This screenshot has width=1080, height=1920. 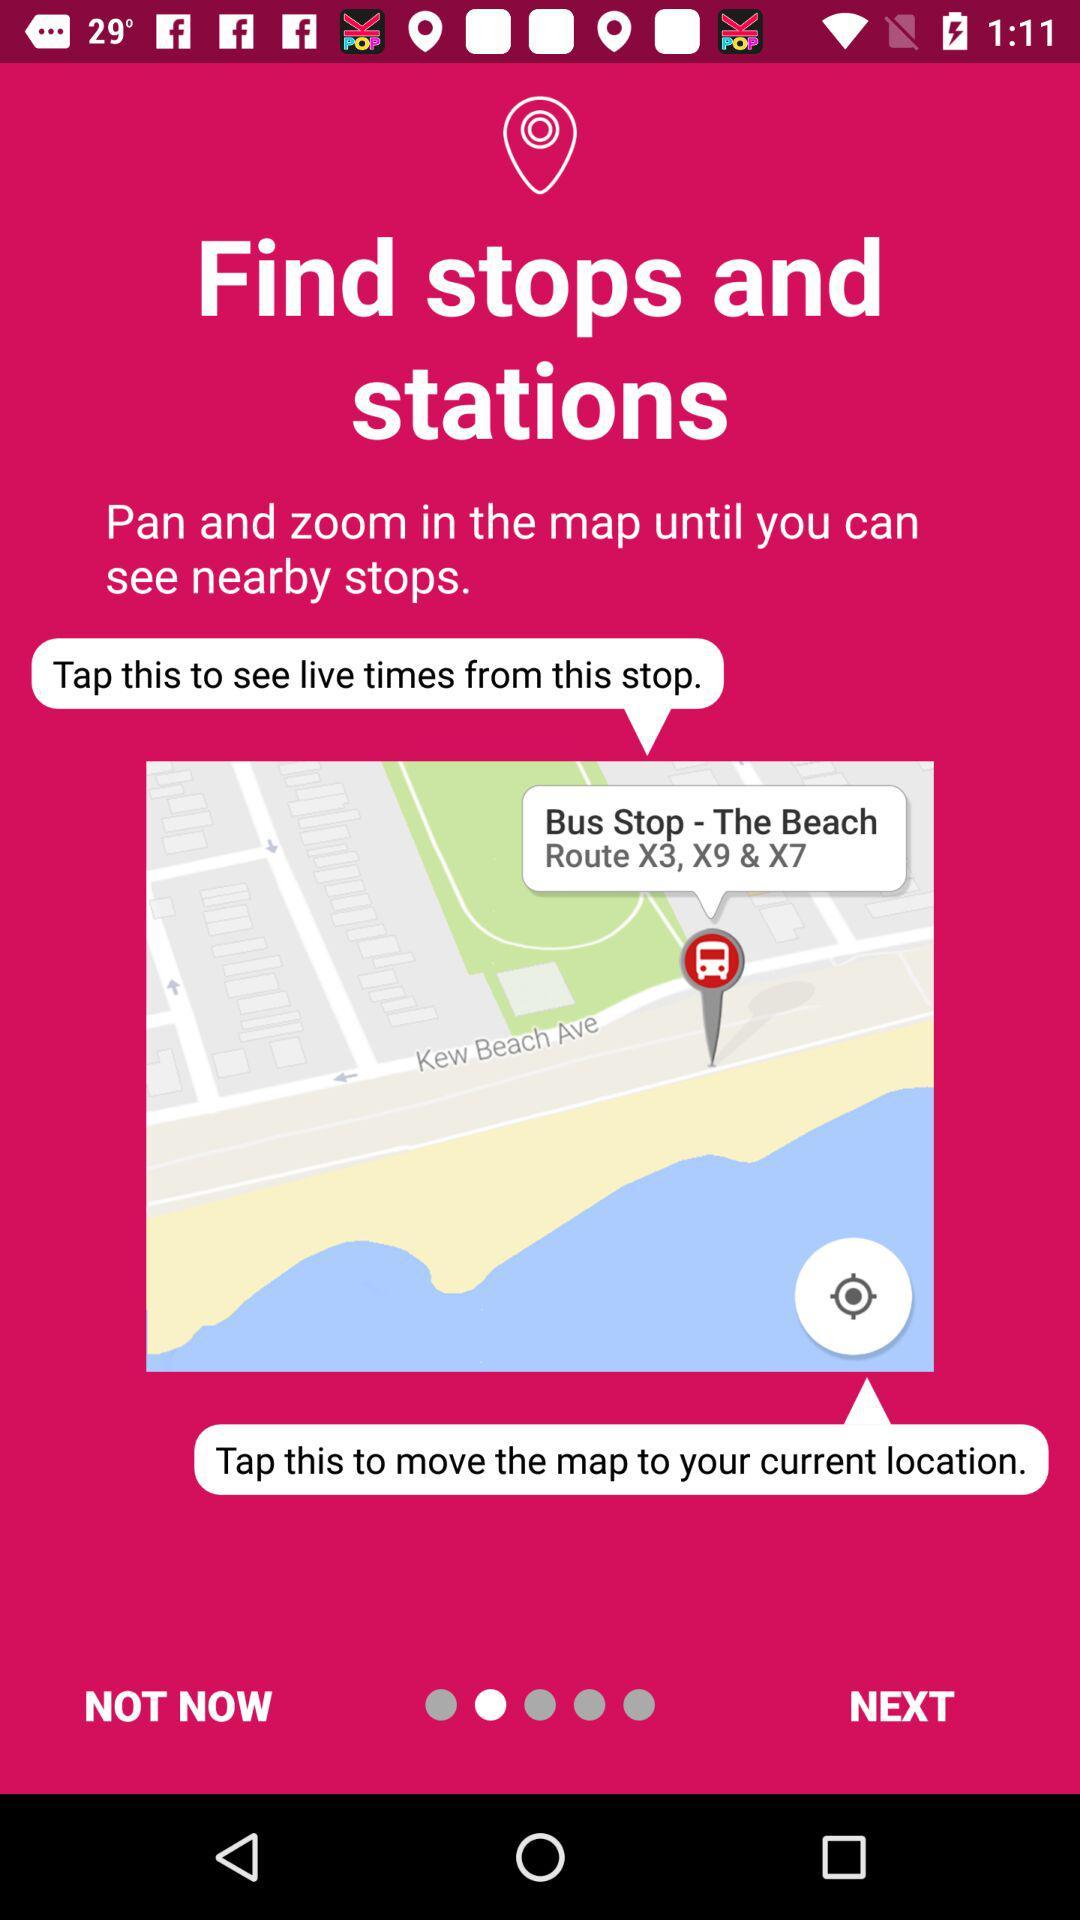 What do you see at coordinates (439, 1703) in the screenshot?
I see `the first button right to not now` at bounding box center [439, 1703].